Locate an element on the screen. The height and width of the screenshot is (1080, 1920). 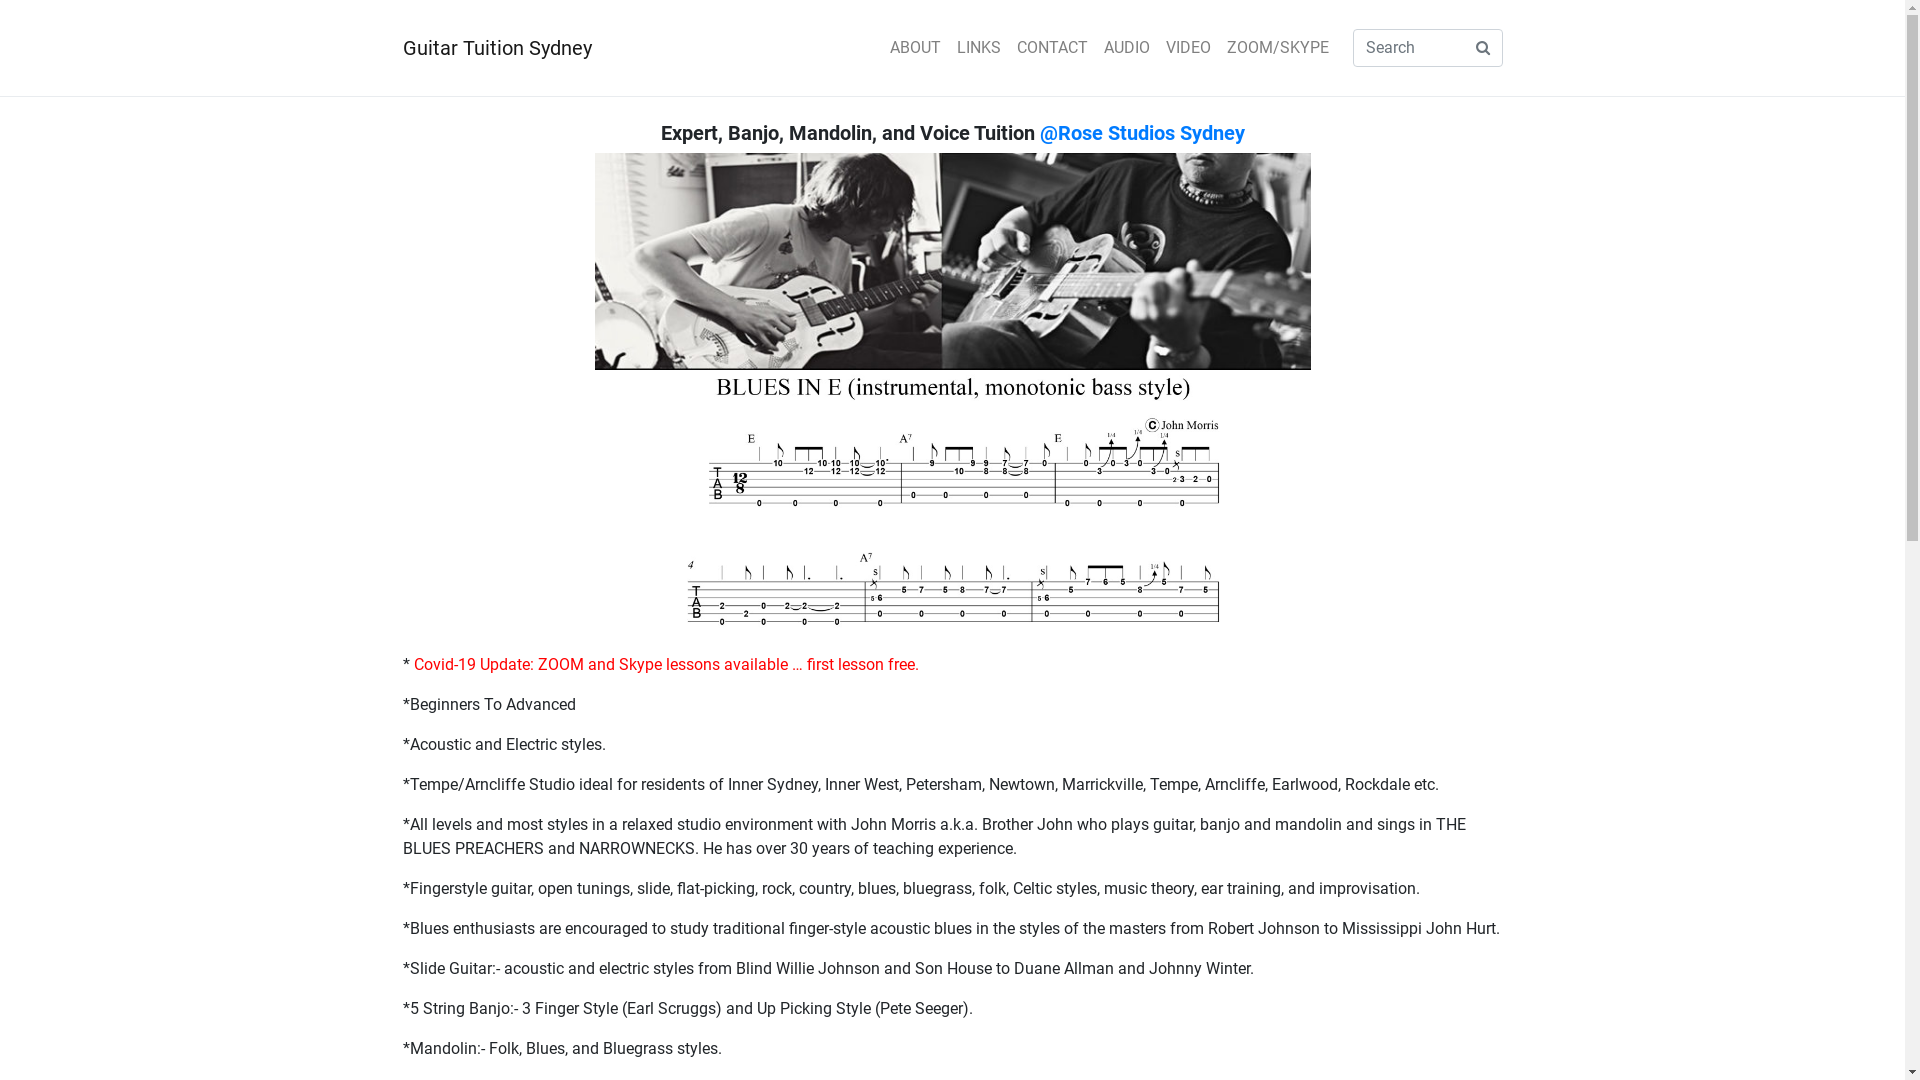
'Guitar Tuition Sydney' is located at coordinates (496, 46).